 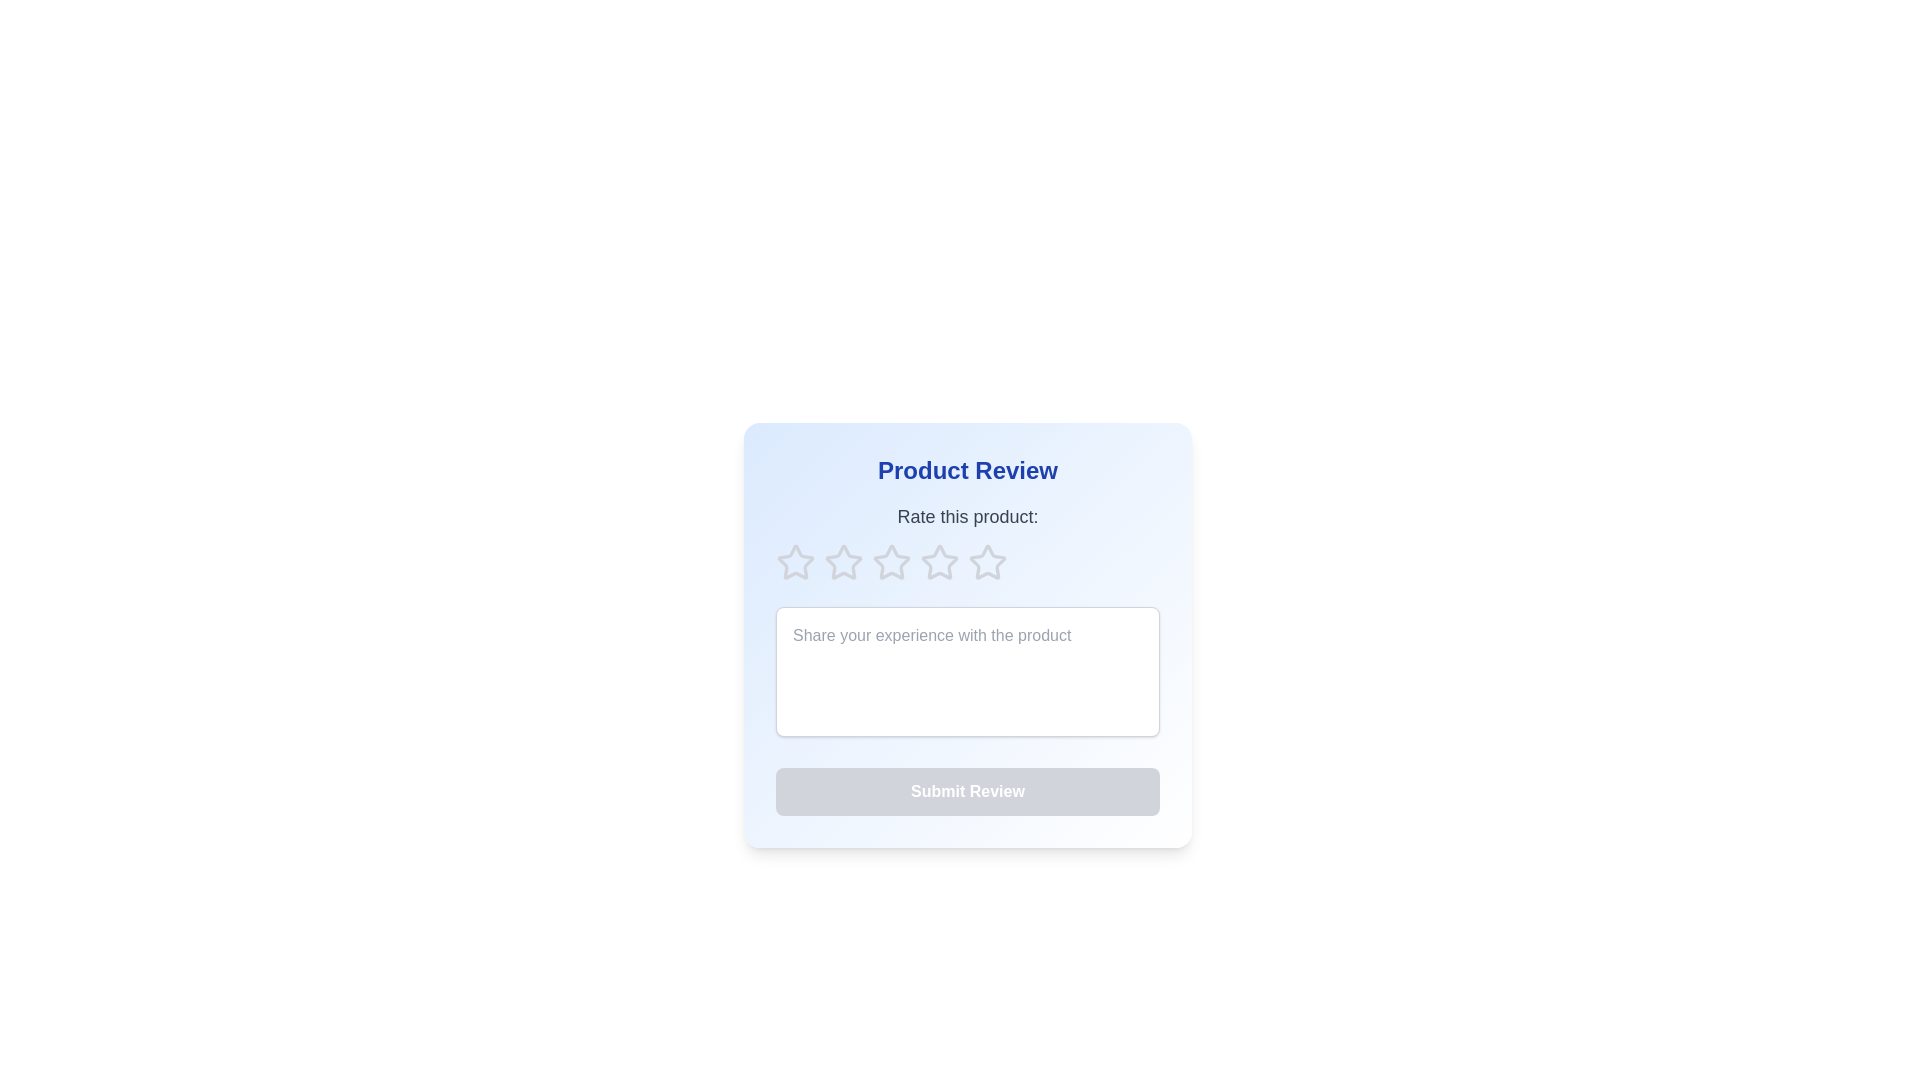 I want to click on the third star rating icon in the 1-to-5 star rating system, so click(x=988, y=562).